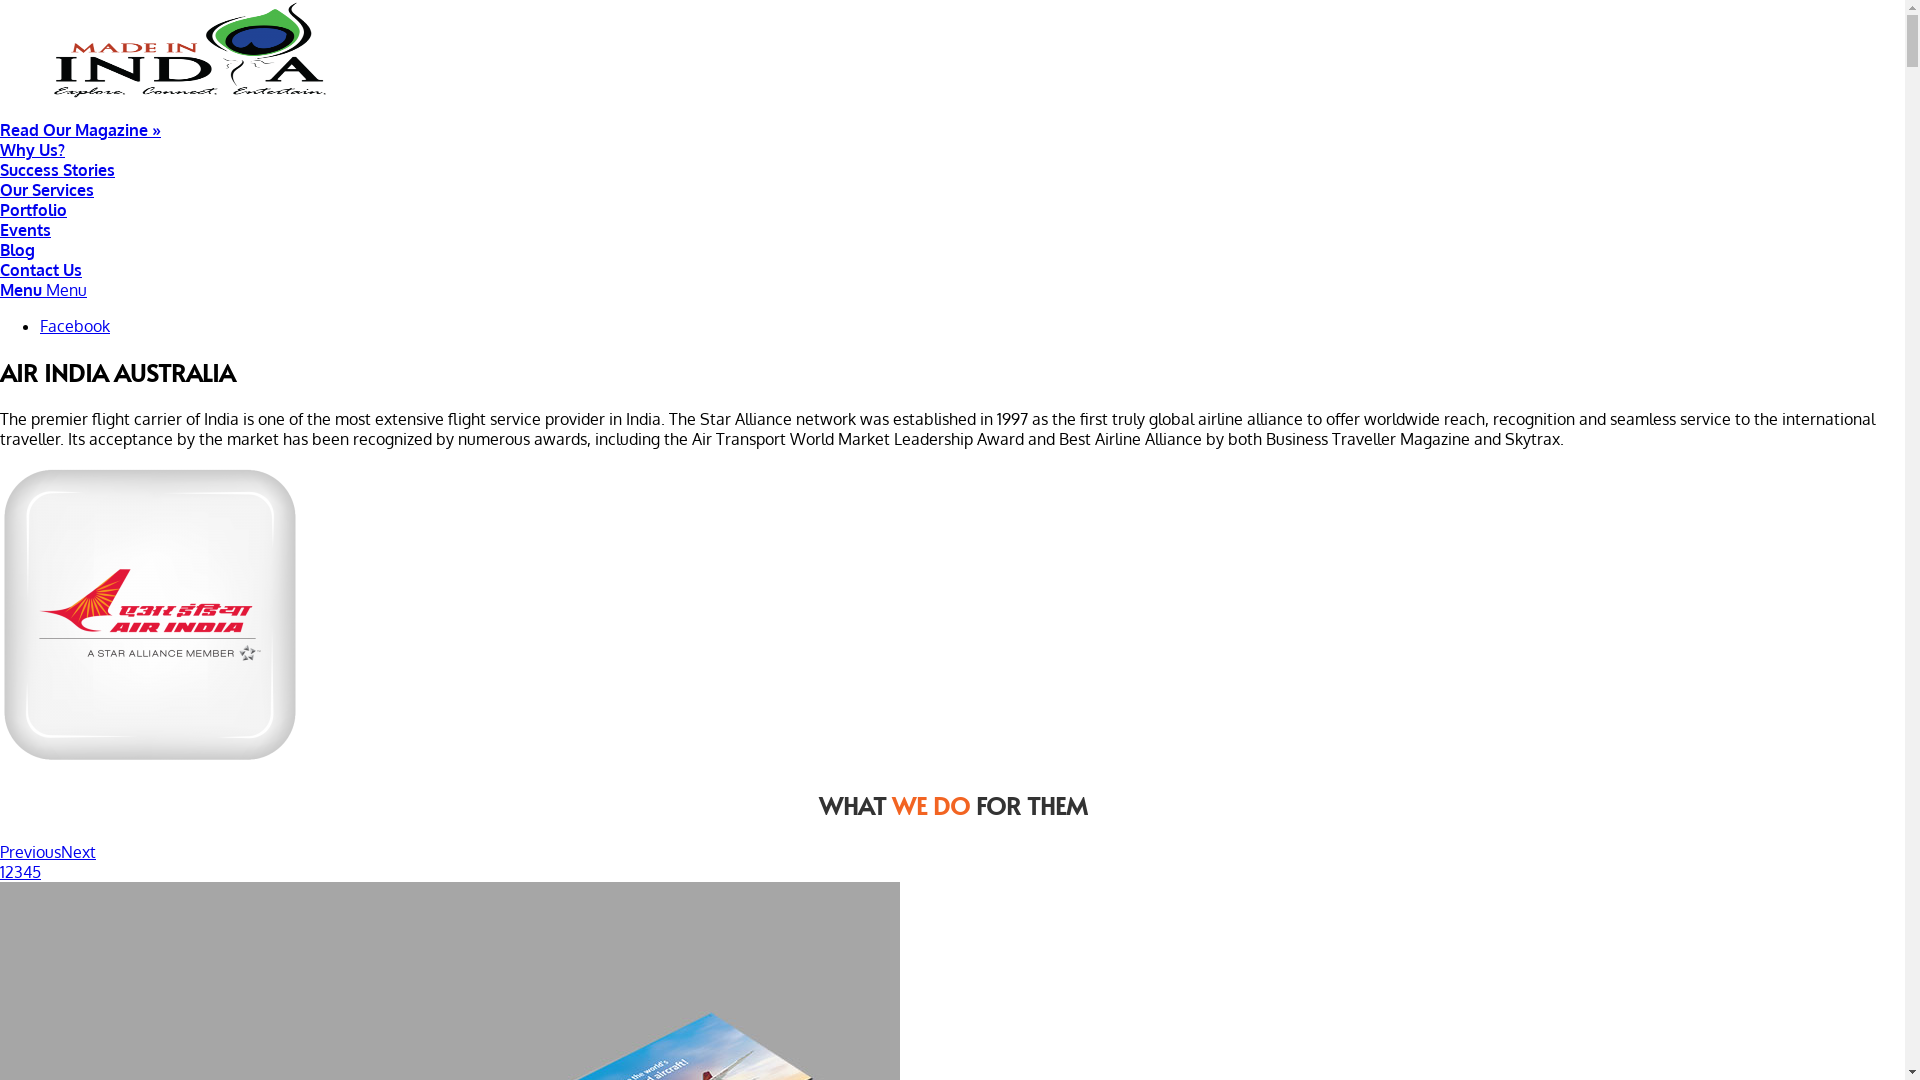 Image resolution: width=1920 pixels, height=1080 pixels. I want to click on '2', so click(9, 870).